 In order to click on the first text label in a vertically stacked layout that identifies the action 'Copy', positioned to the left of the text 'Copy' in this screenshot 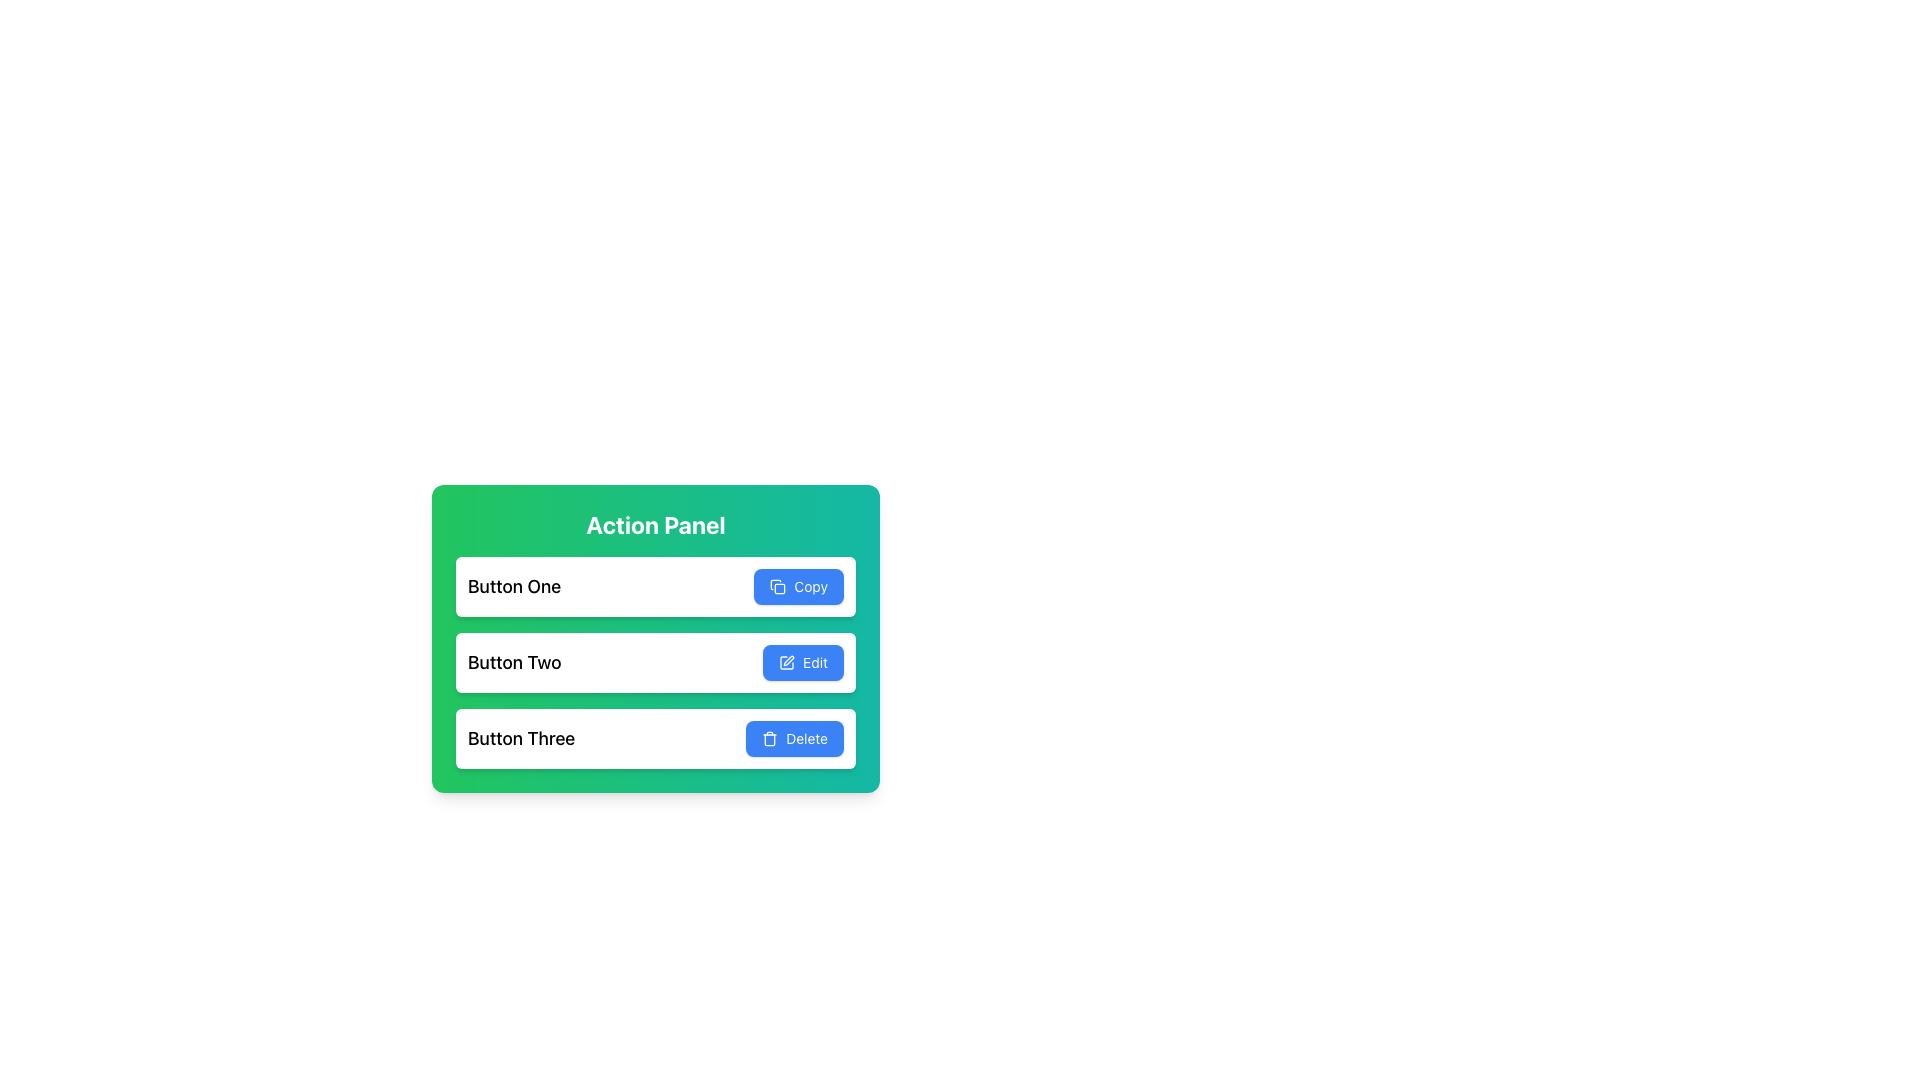, I will do `click(514, 585)`.